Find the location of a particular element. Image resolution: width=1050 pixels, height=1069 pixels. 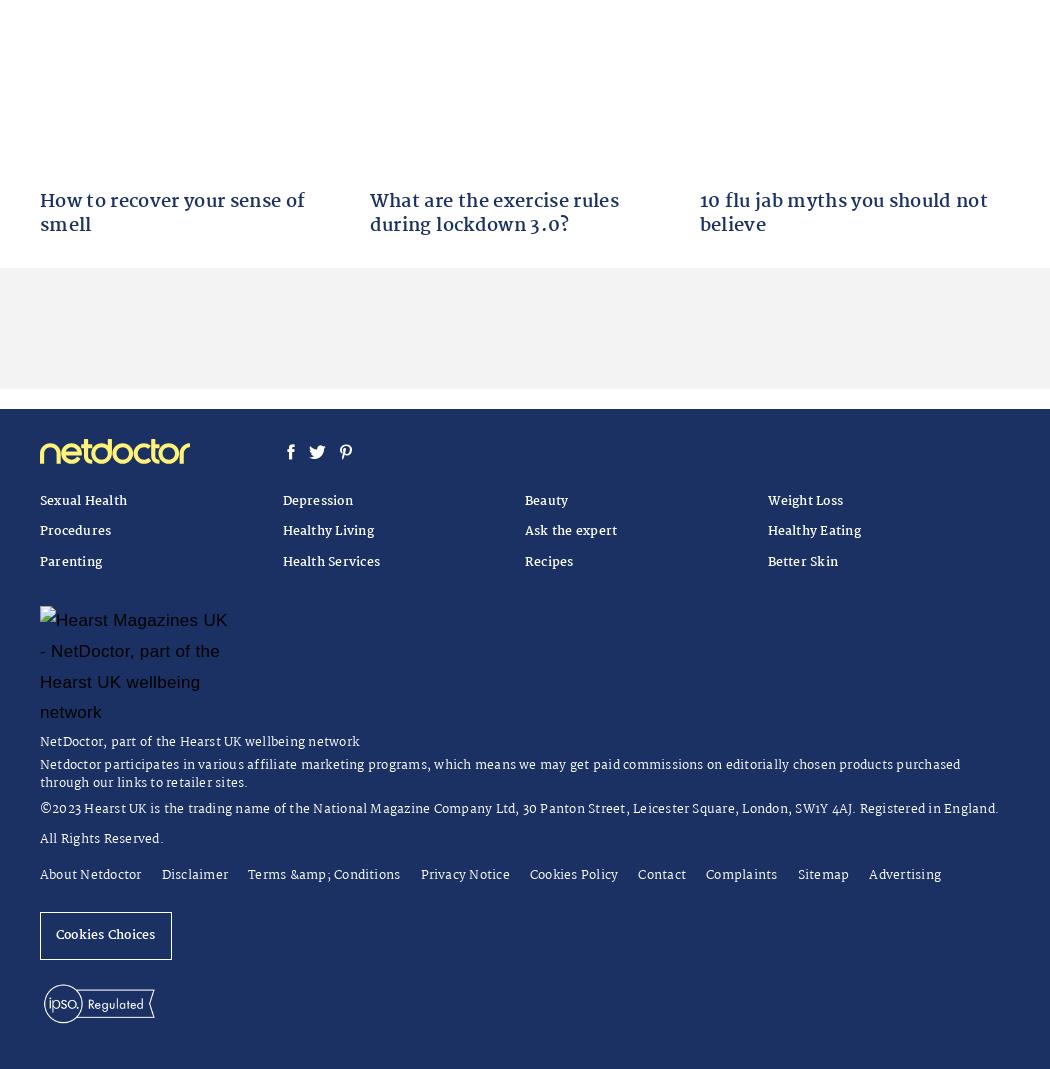

'Healthy Living' is located at coordinates (327, 530).